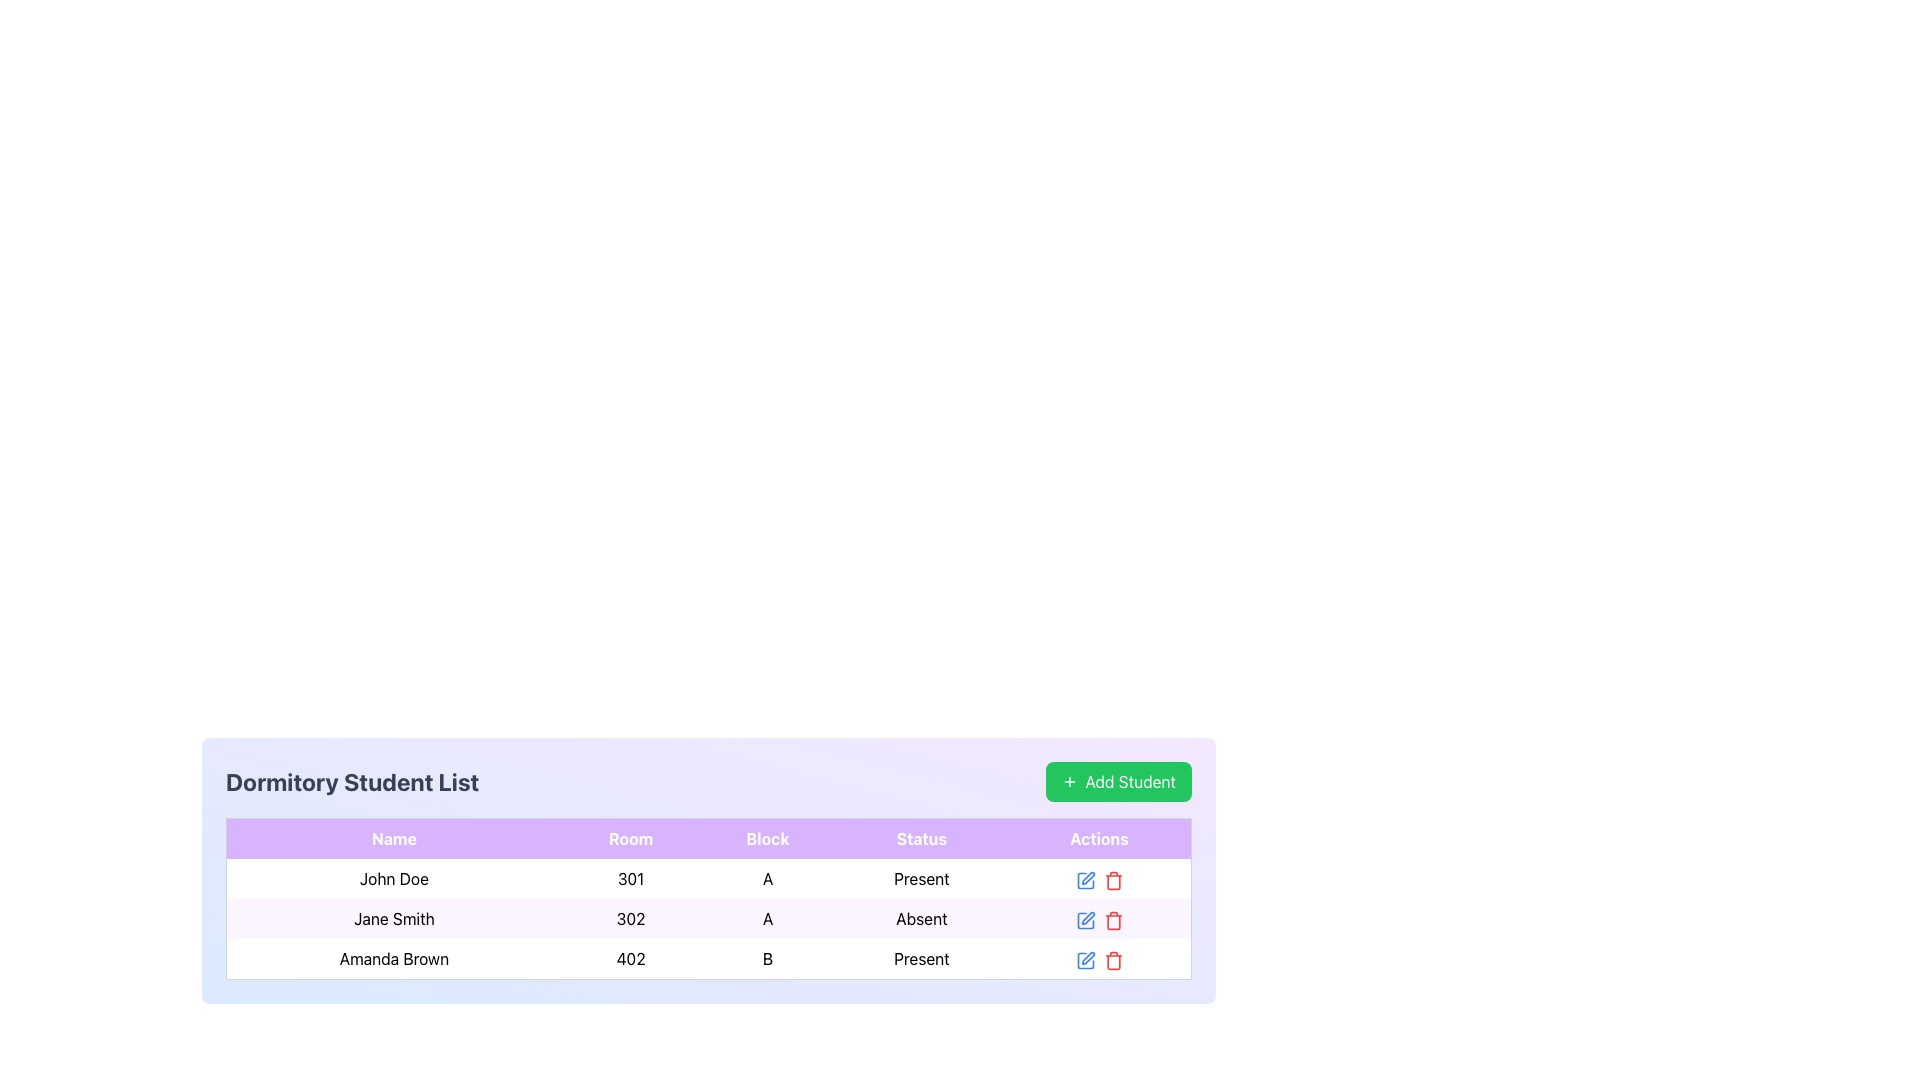  What do you see at coordinates (1084, 918) in the screenshot?
I see `the edit icon button located in the 'Actions' column of the second row of the table to initiate editing` at bounding box center [1084, 918].